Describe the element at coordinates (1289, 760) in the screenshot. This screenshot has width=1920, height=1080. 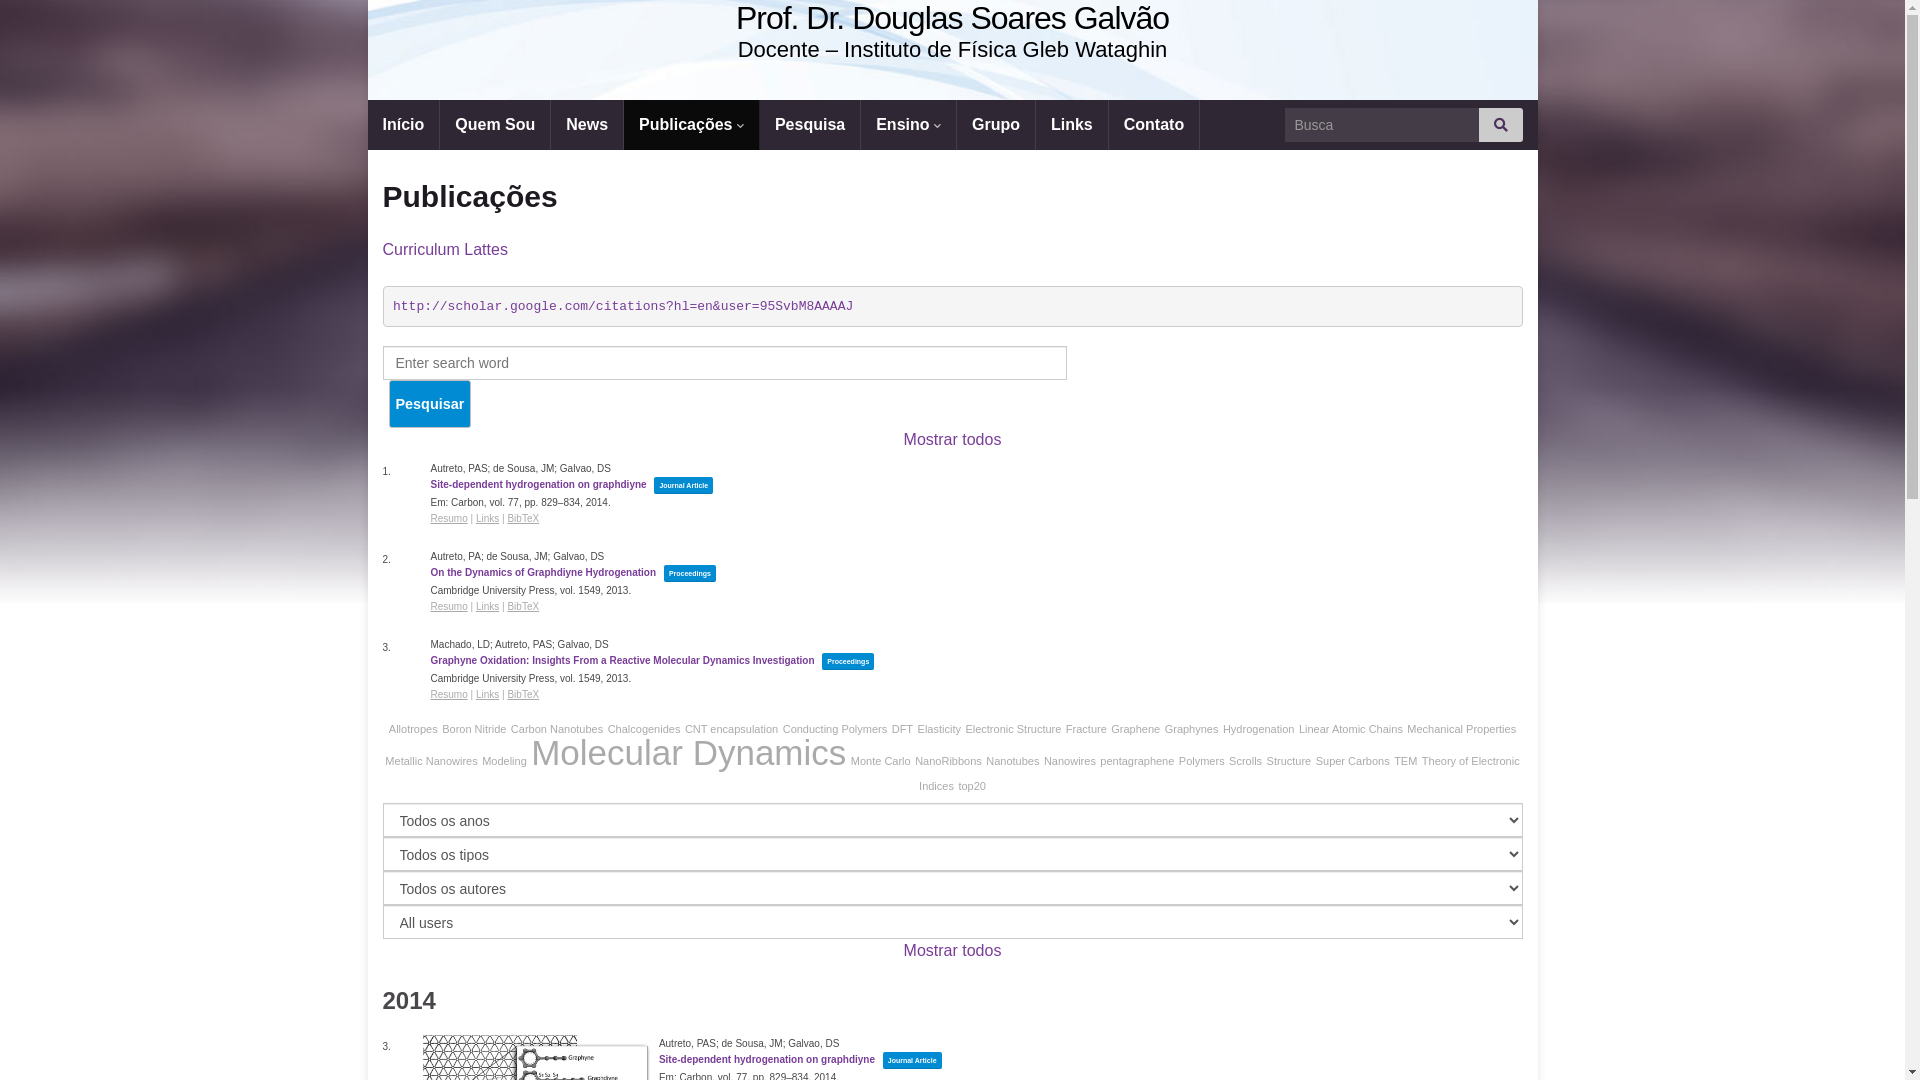
I see `'Structure'` at that location.